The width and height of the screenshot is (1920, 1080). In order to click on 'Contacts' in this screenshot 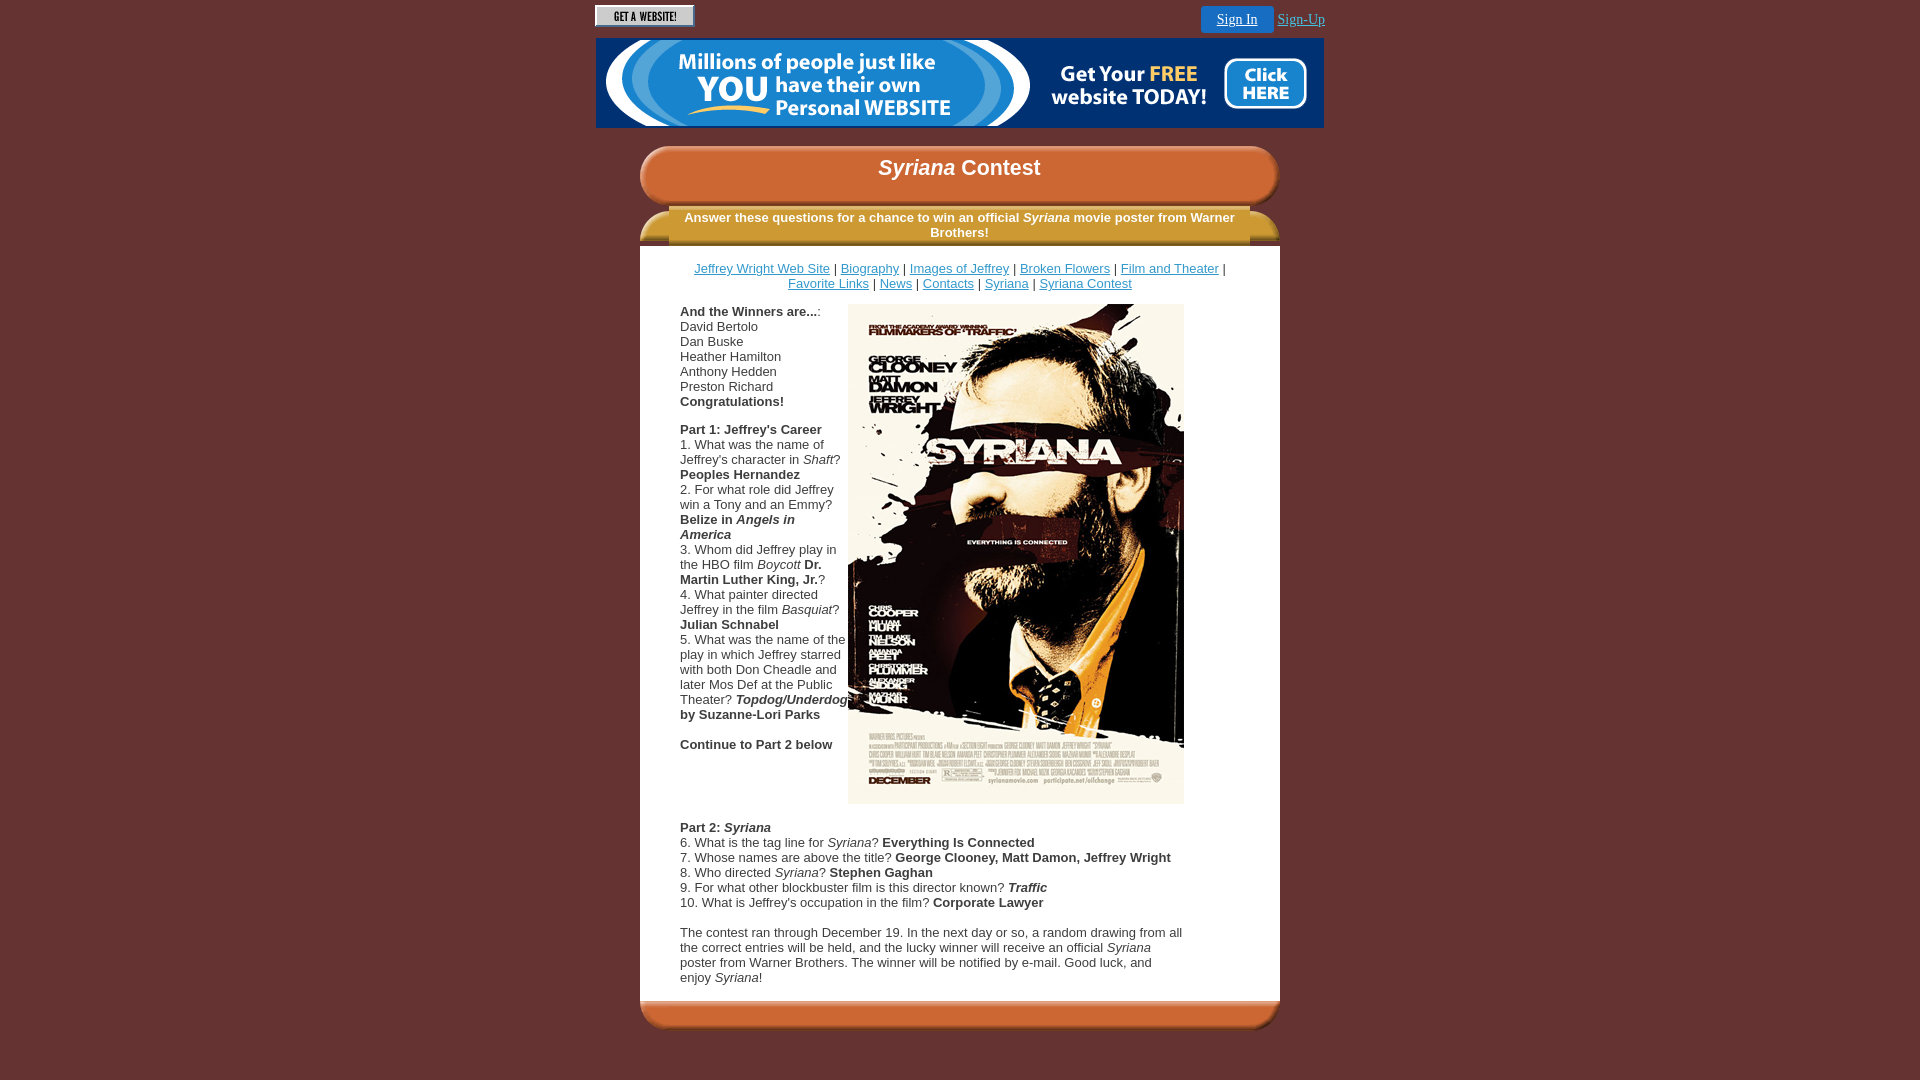, I will do `click(947, 283)`.